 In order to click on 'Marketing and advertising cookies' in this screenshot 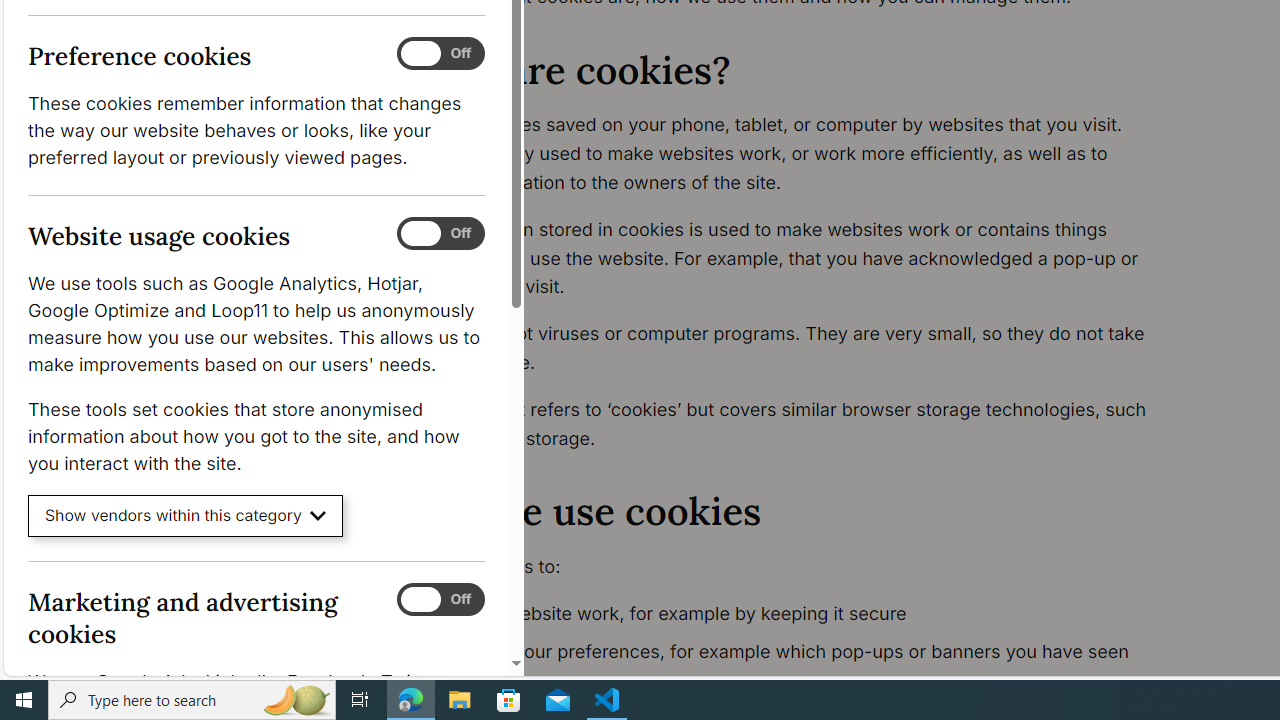, I will do `click(439, 598)`.